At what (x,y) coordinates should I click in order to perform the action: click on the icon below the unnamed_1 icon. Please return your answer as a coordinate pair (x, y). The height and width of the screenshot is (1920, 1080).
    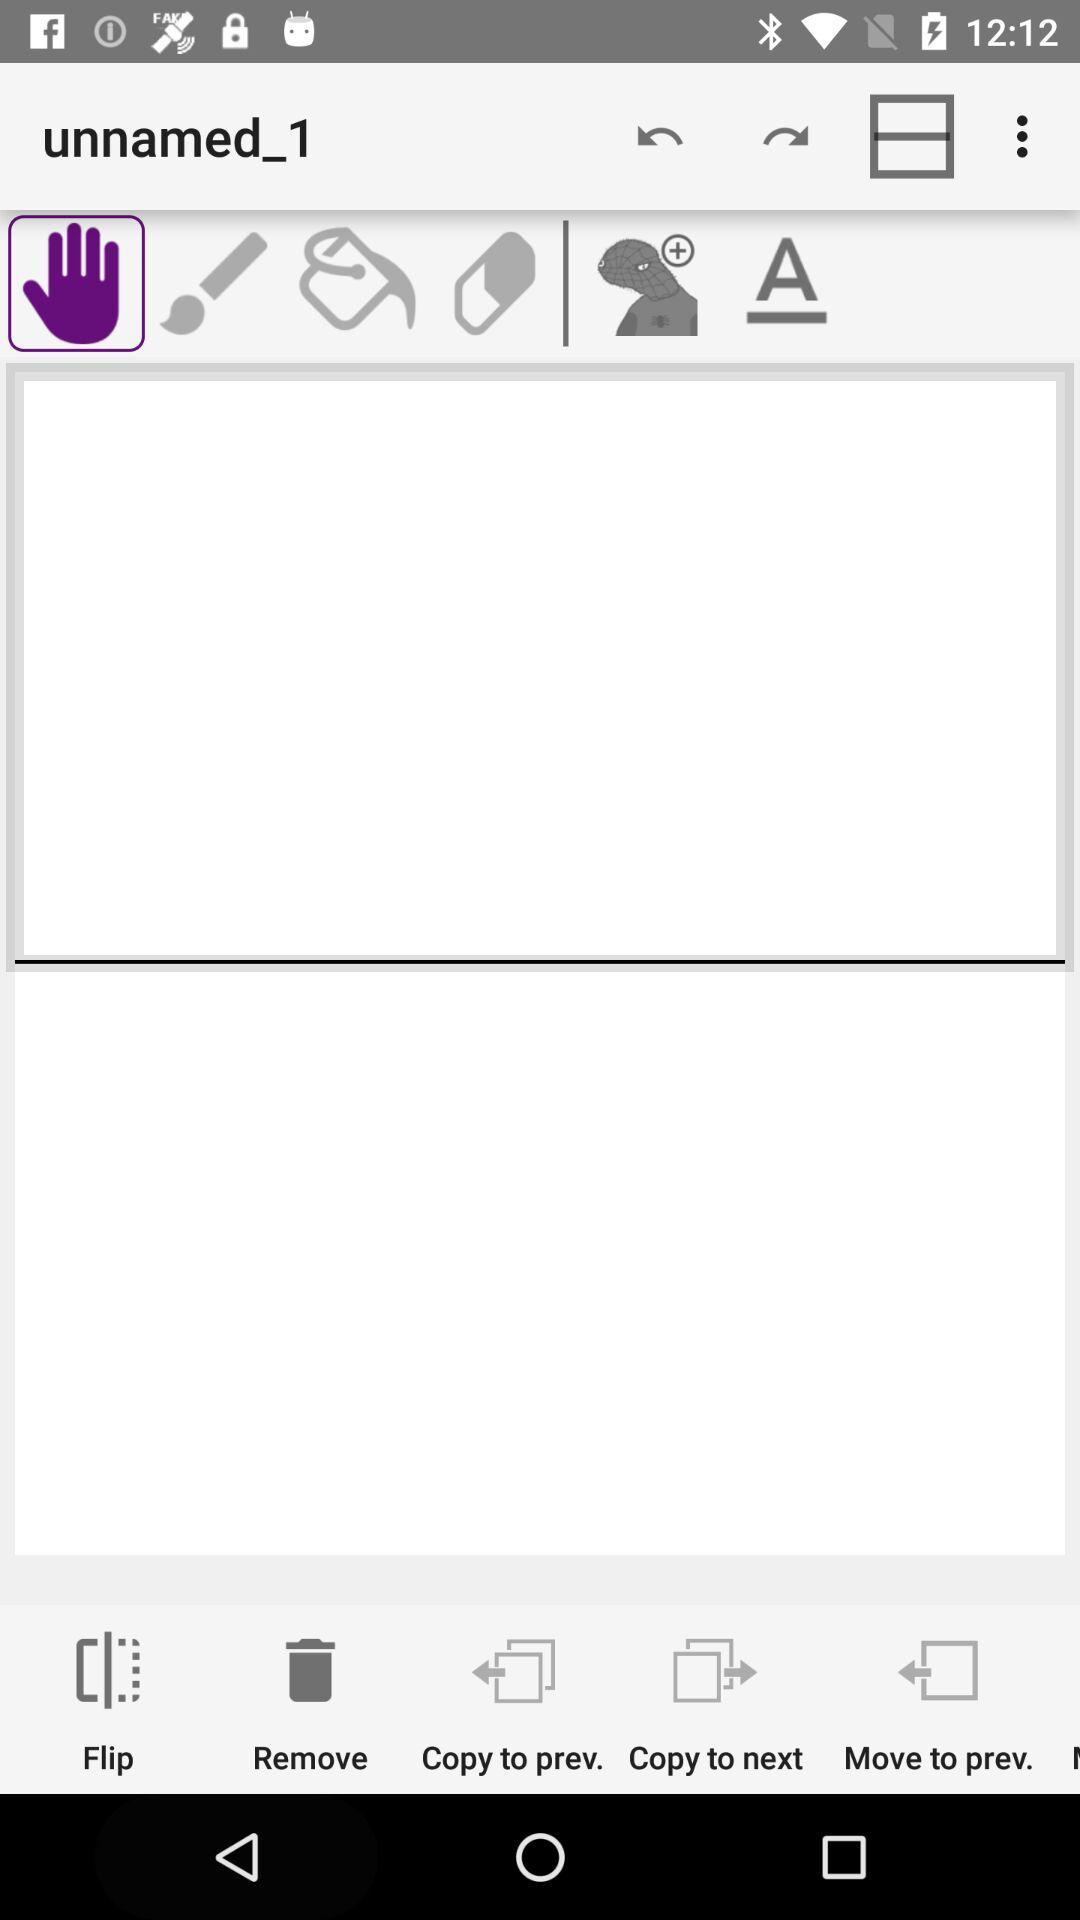
    Looking at the image, I should click on (75, 282).